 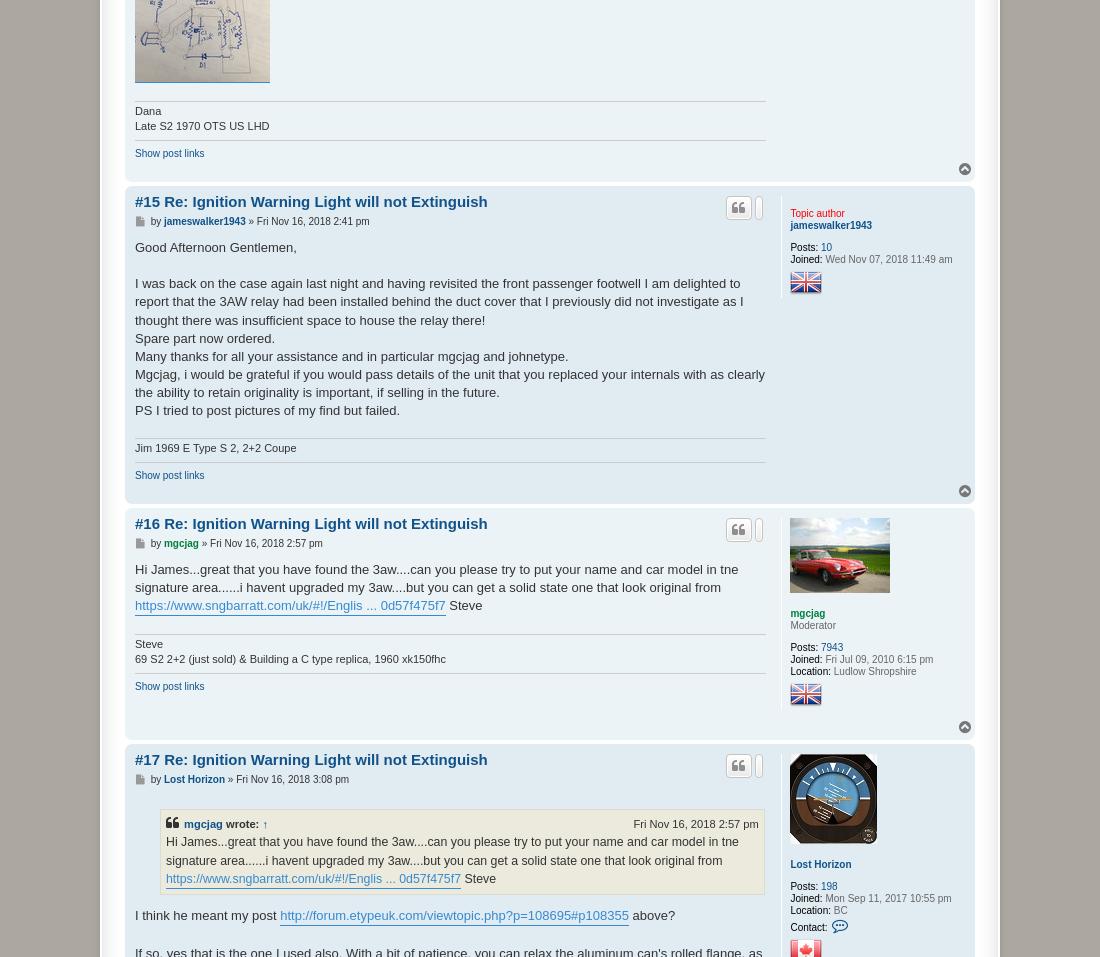 What do you see at coordinates (267, 409) in the screenshot?
I see `'PS I tried to post pictures of my find but failed.'` at bounding box center [267, 409].